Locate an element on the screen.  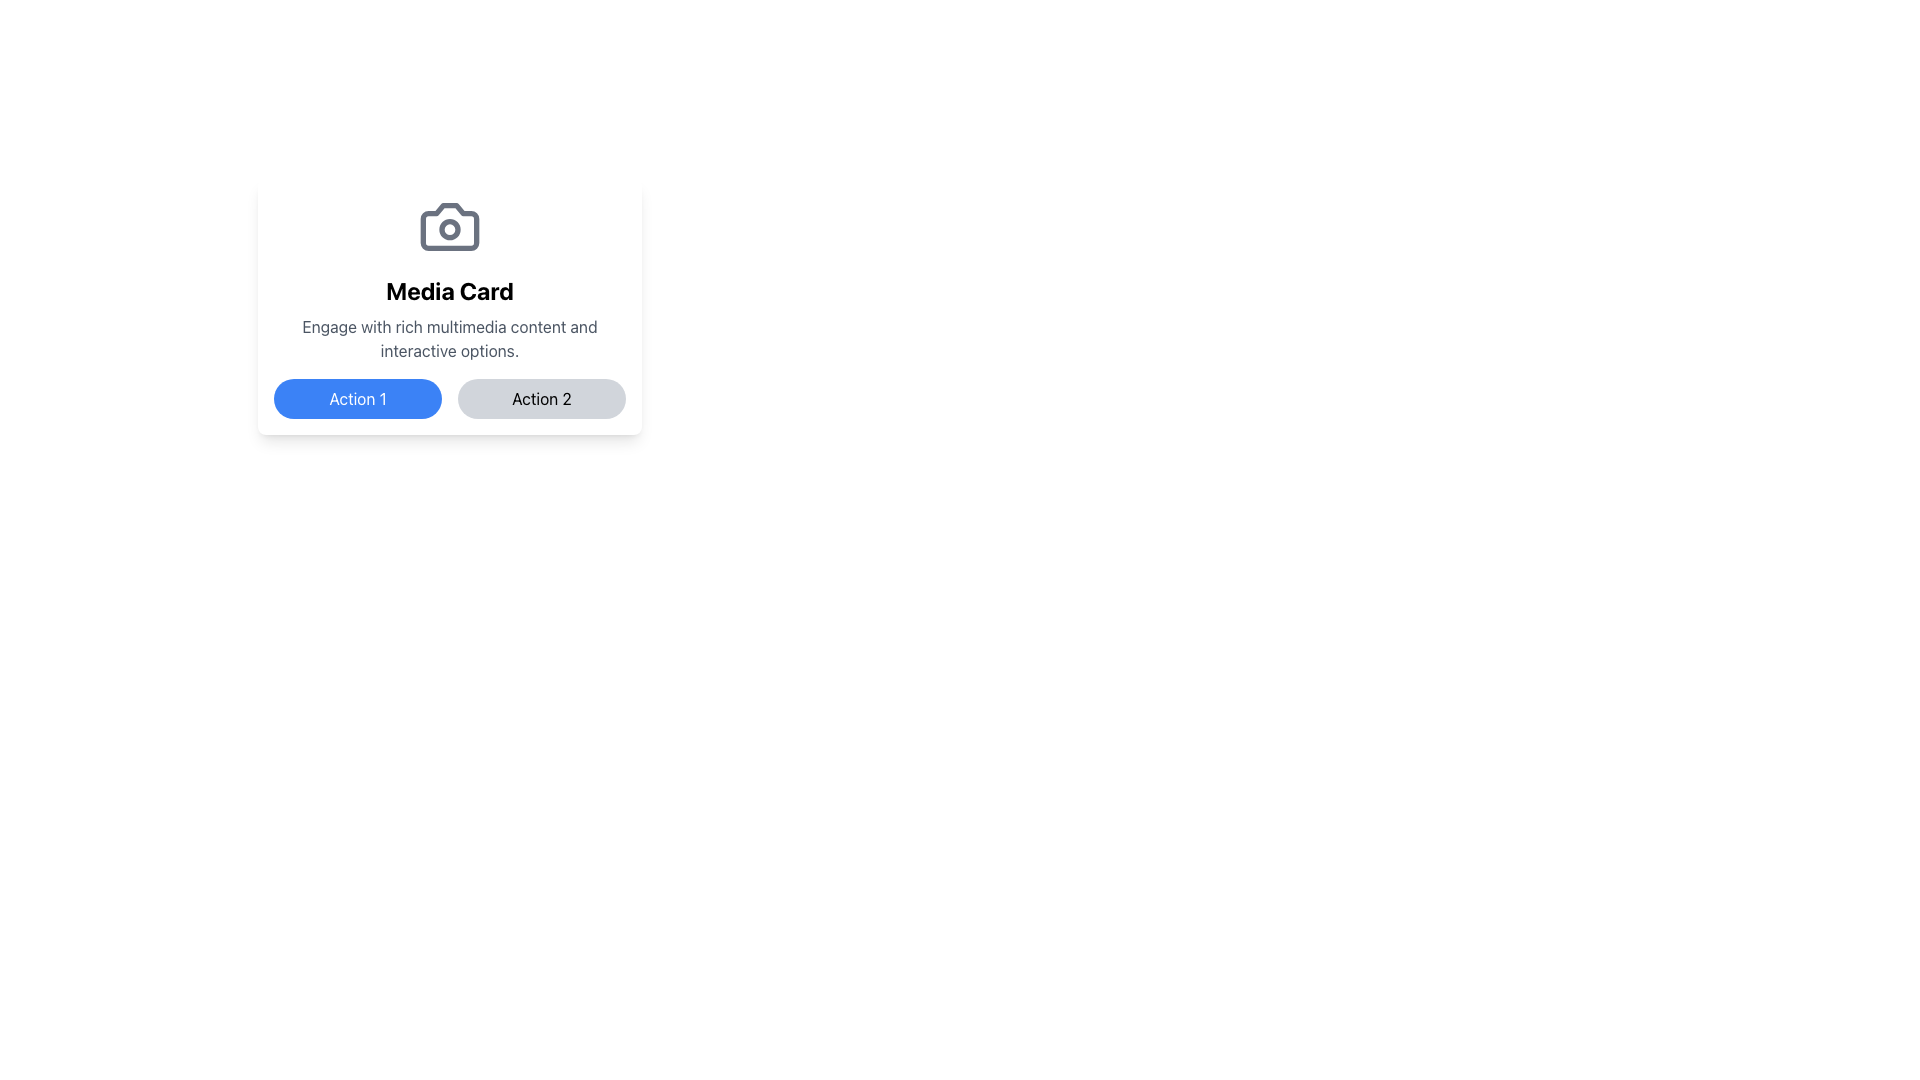
the camera icon located at the center of the card, which represents media capture functionality is located at coordinates (449, 226).